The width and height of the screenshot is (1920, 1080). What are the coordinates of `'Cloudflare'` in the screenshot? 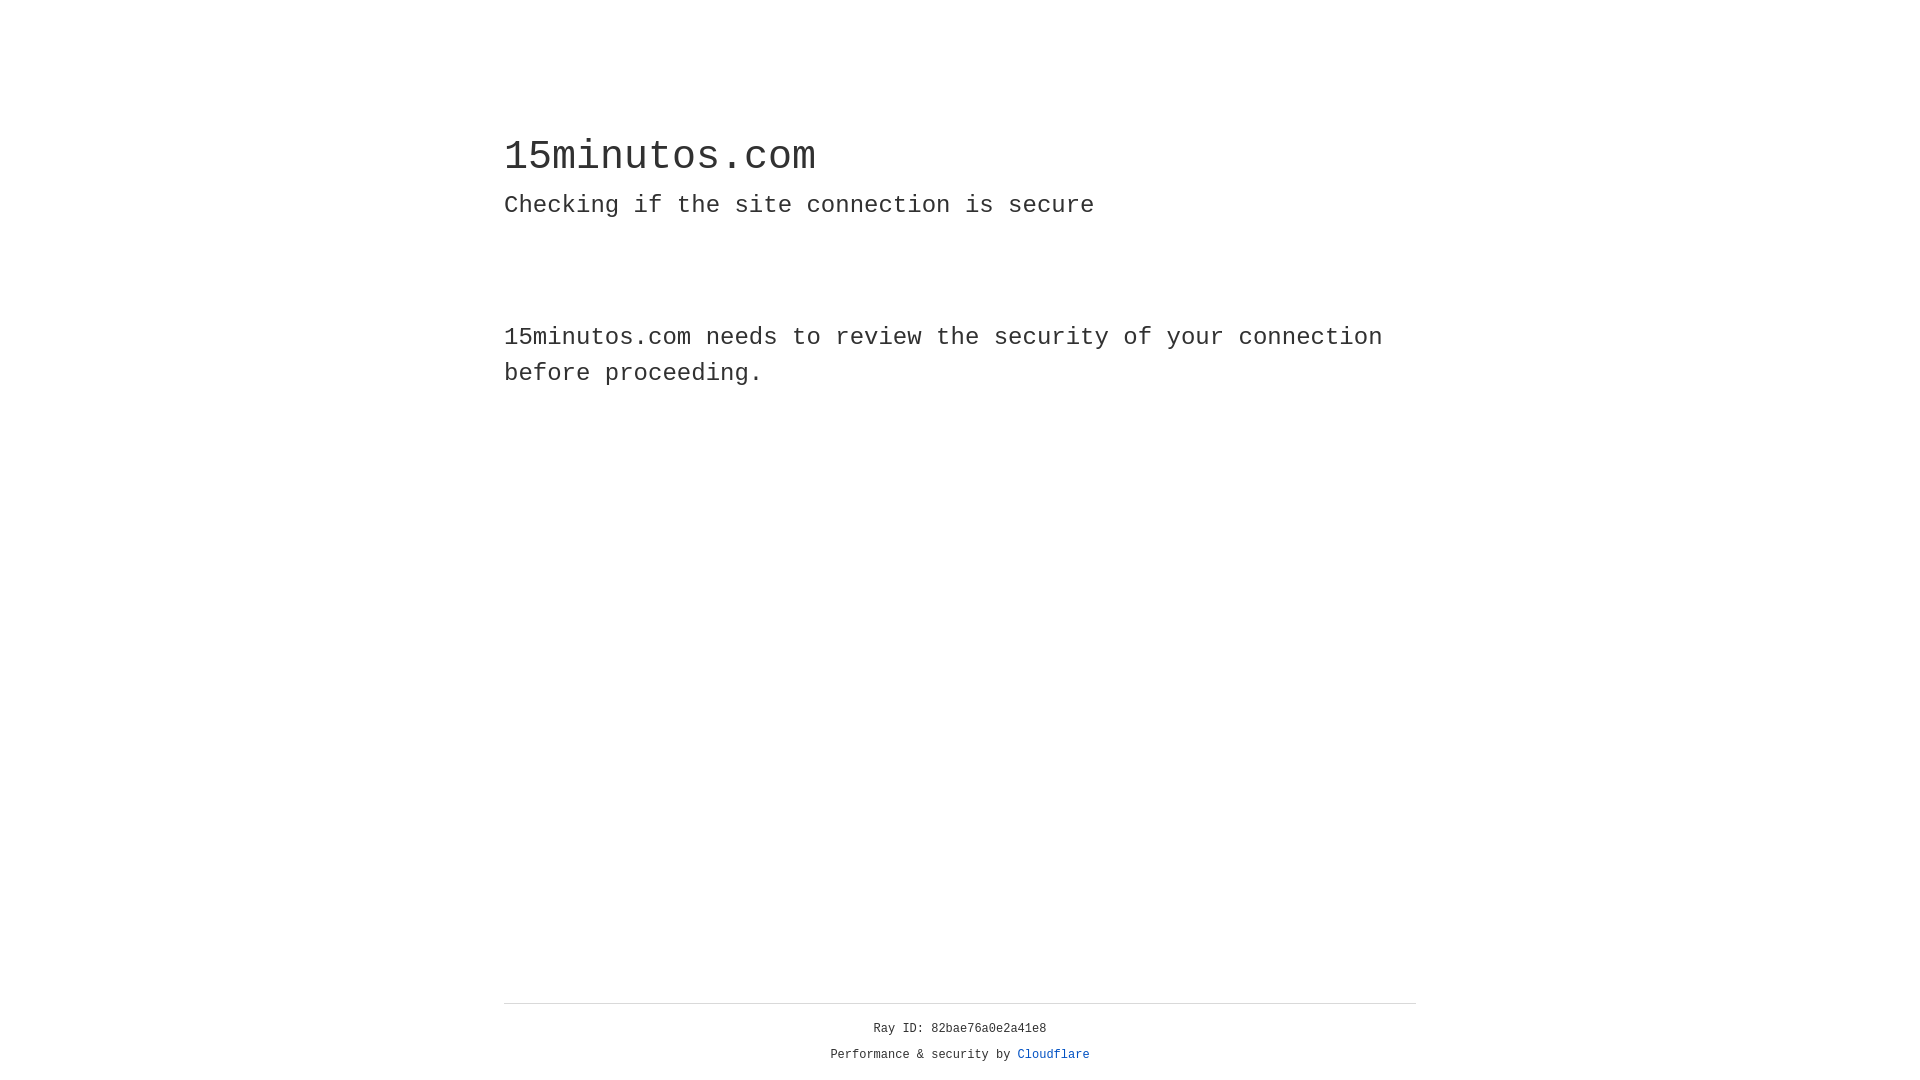 It's located at (1053, 1054).